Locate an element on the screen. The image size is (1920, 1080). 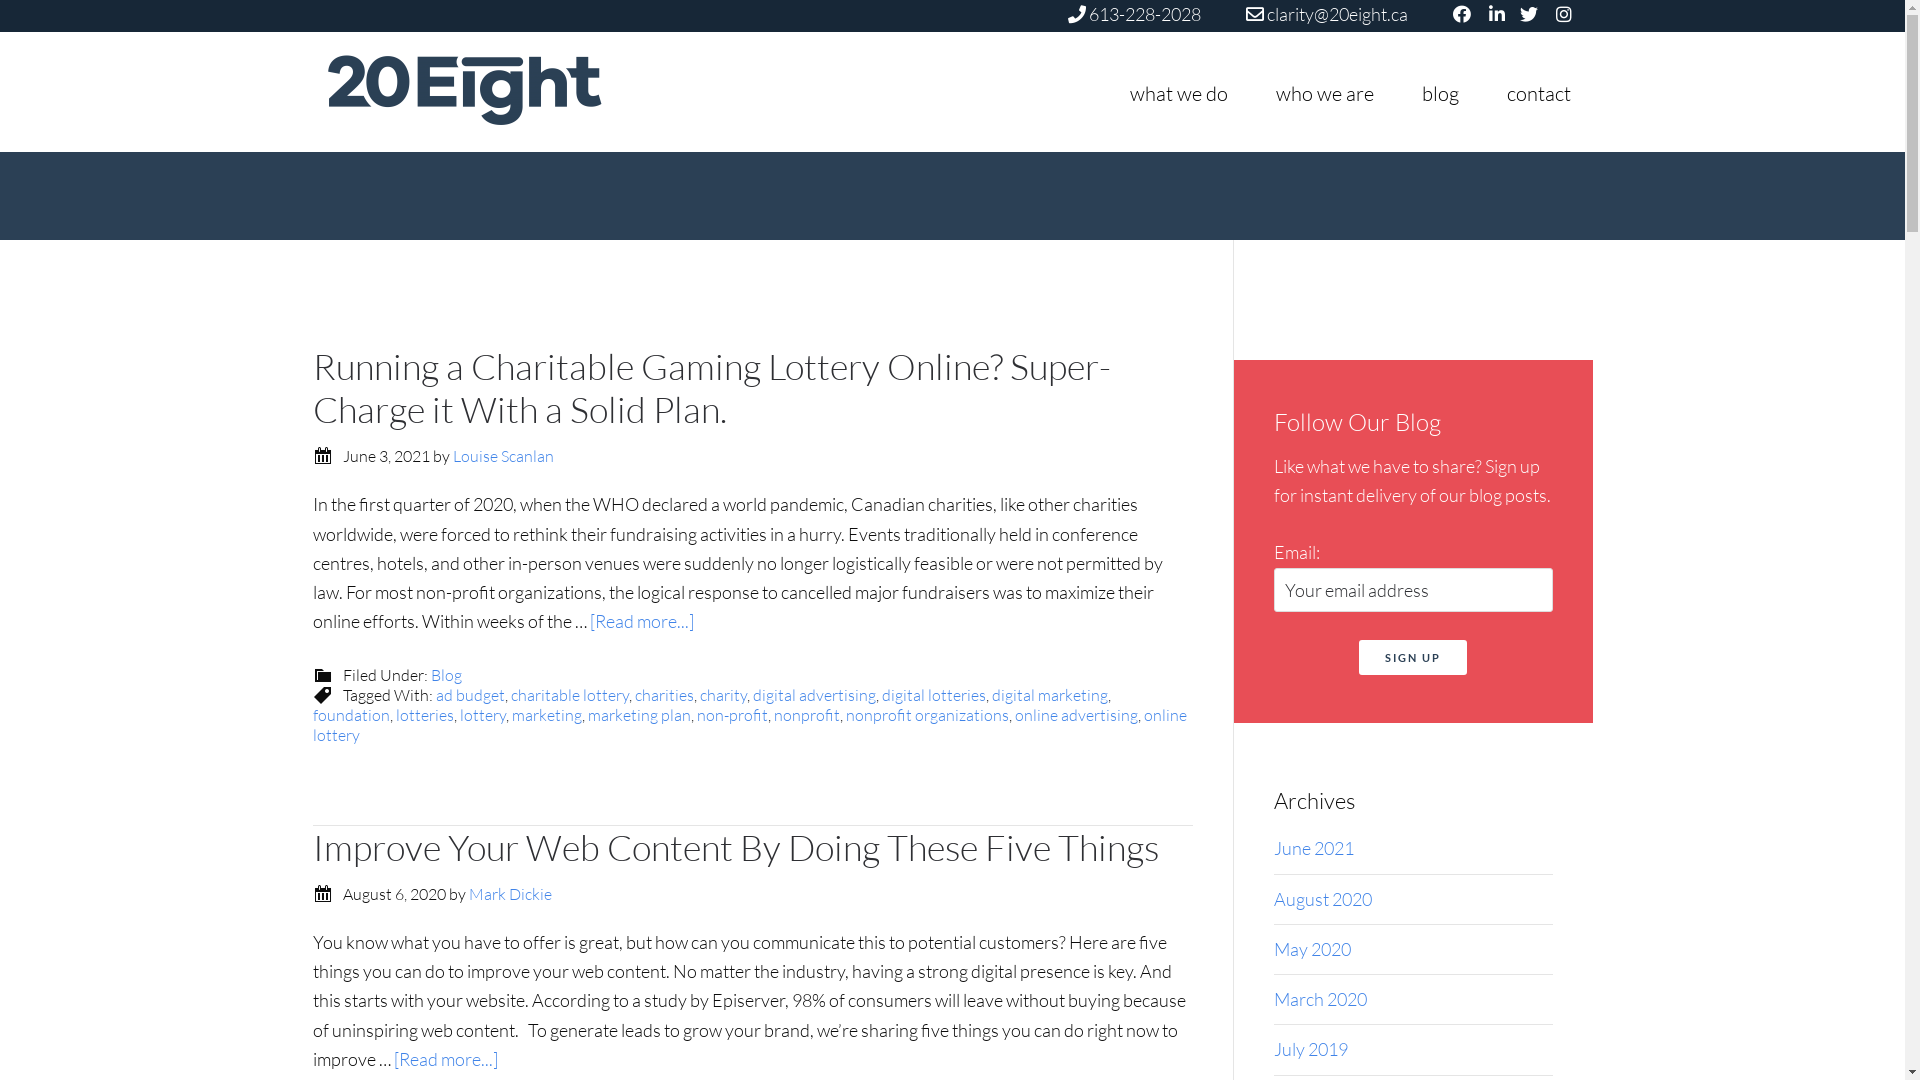
'June 2021' is located at coordinates (1314, 848).